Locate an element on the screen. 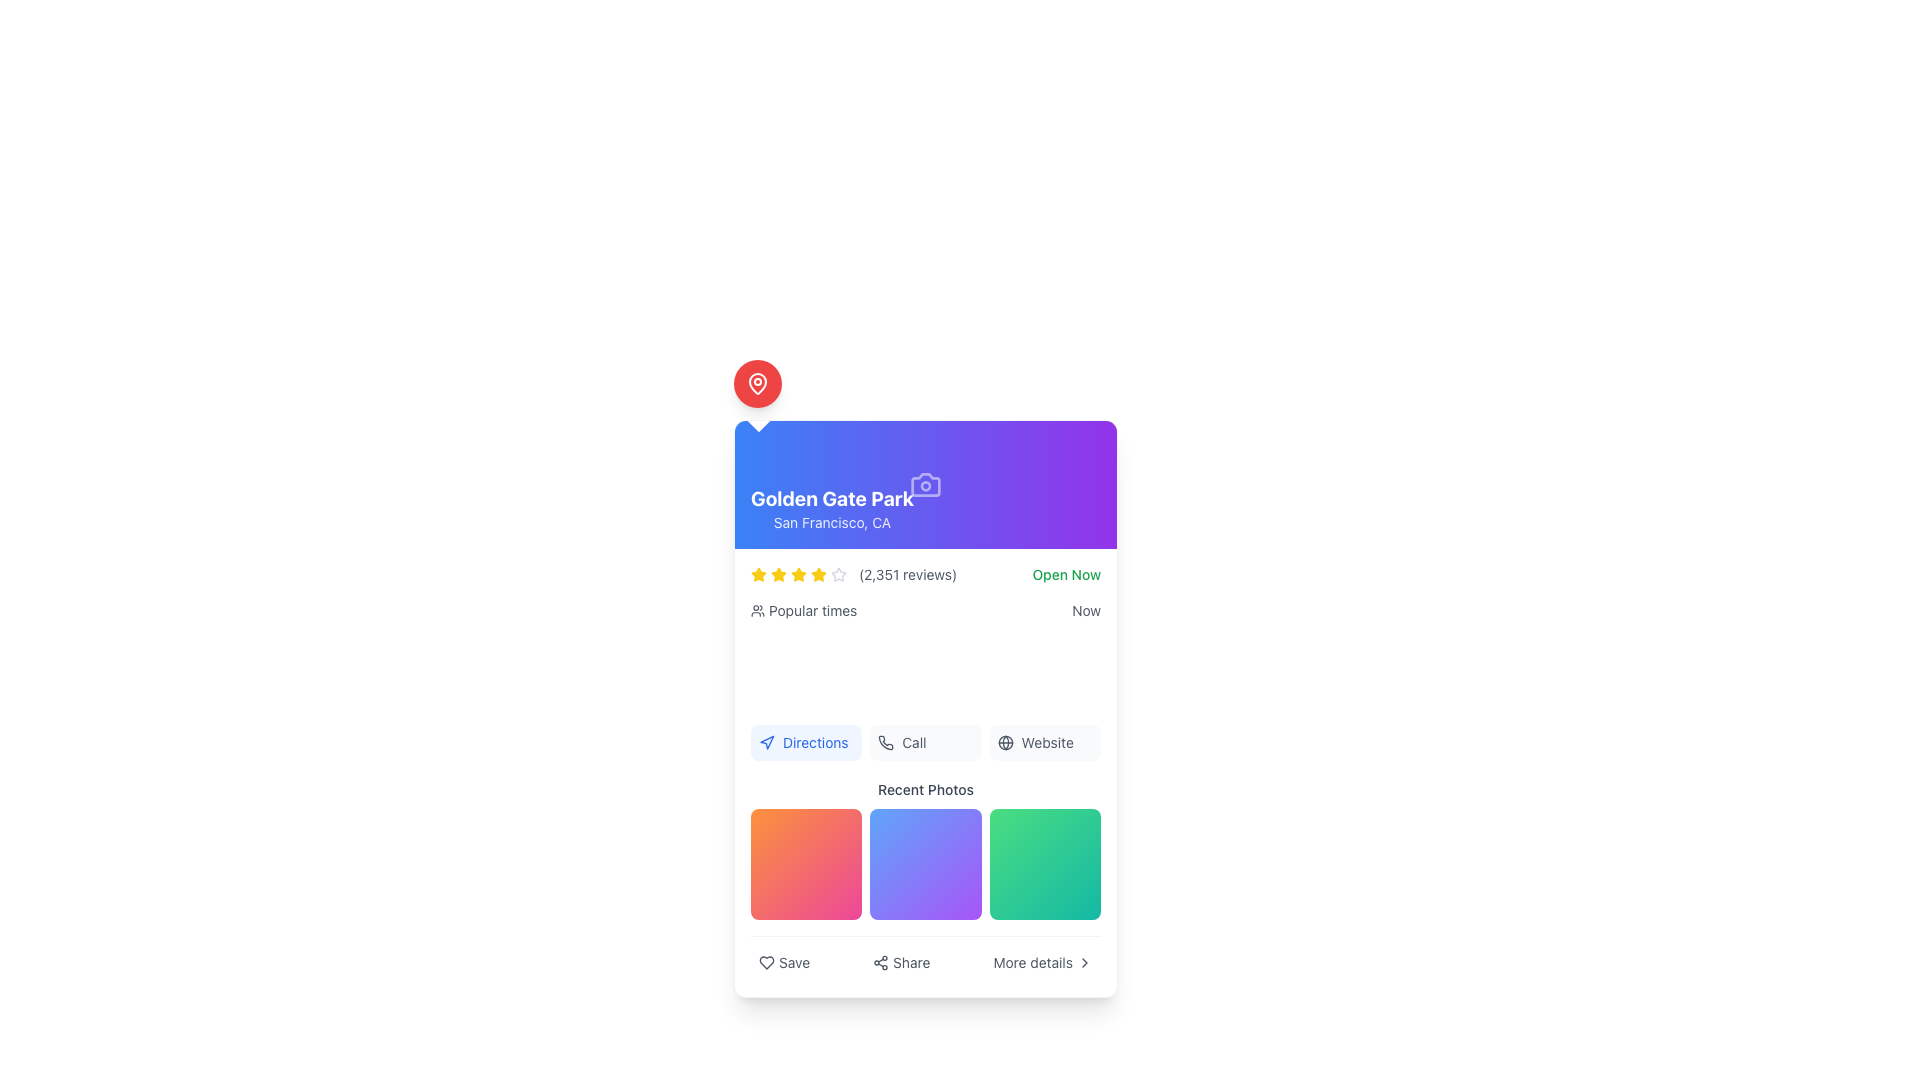  the 'Directions' button located in the middle-left section of a three-column grid layout below the card header is located at coordinates (806, 743).